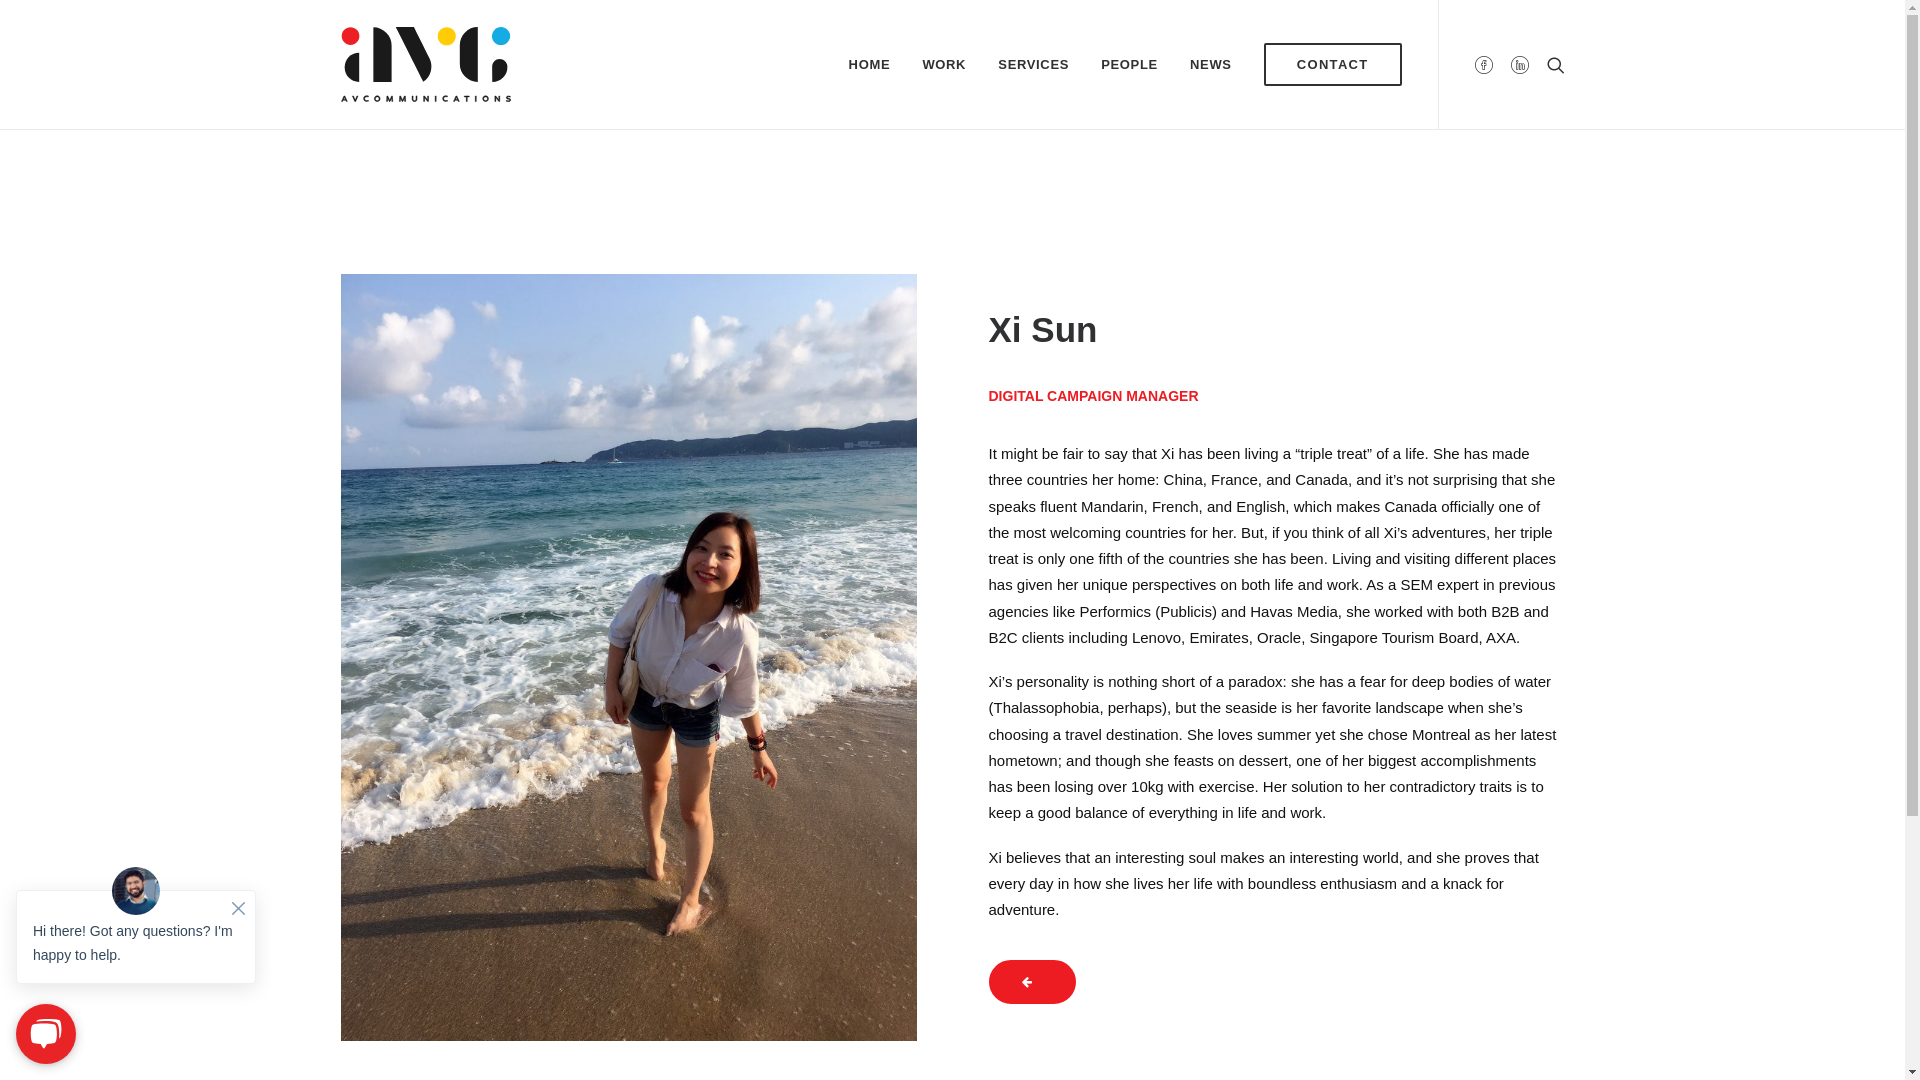 The height and width of the screenshot is (1080, 1920). Describe the element at coordinates (1209, 63) in the screenshot. I see `'NEWS'` at that location.